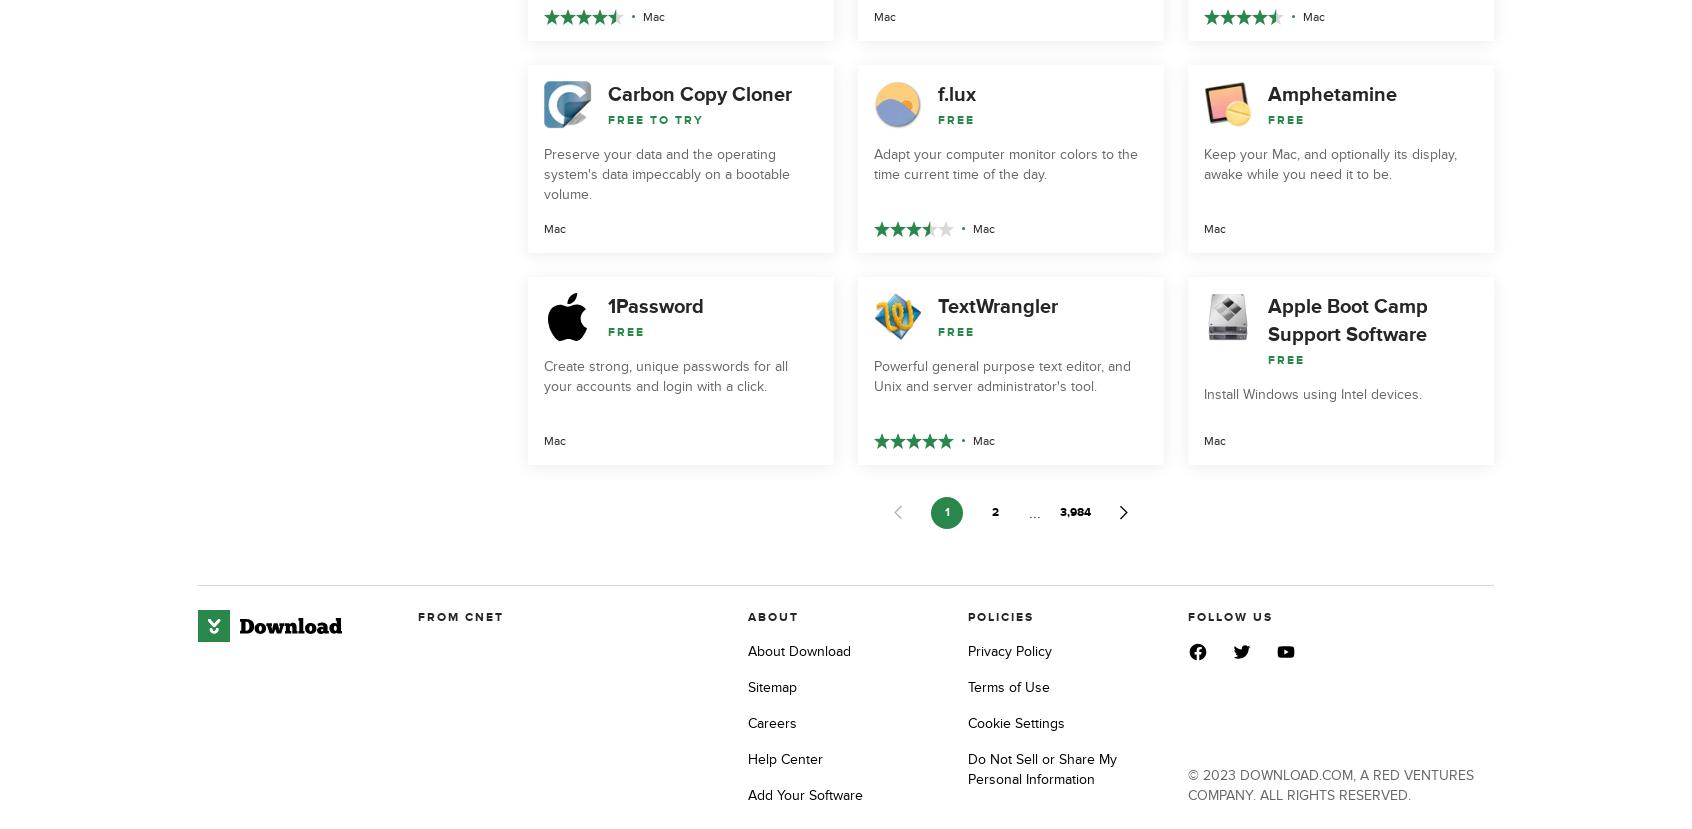 Image resolution: width=1692 pixels, height=829 pixels. Describe the element at coordinates (1348, 319) in the screenshot. I see `'Apple Boot Camp Support Software'` at that location.